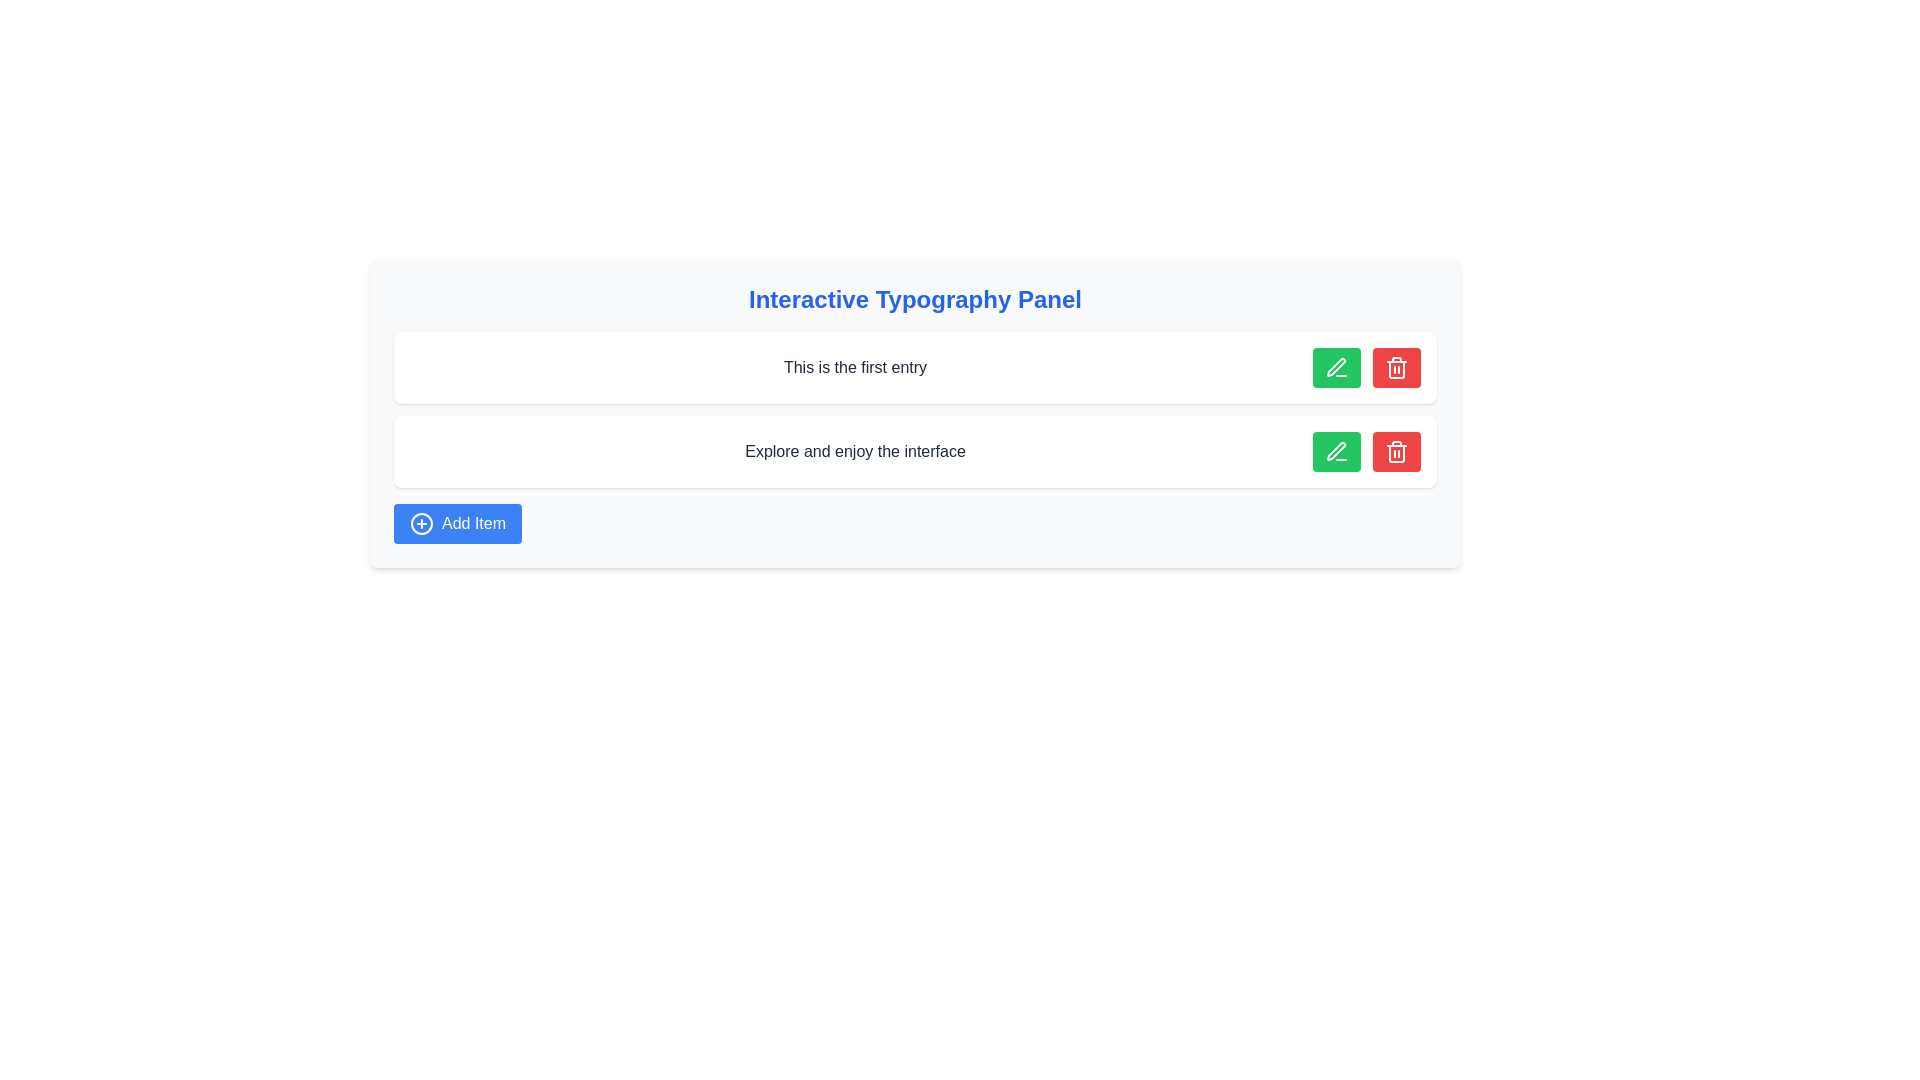 The height and width of the screenshot is (1080, 1920). I want to click on the green square button containing the pen icon in the second row of the interactive panel, so click(1335, 451).